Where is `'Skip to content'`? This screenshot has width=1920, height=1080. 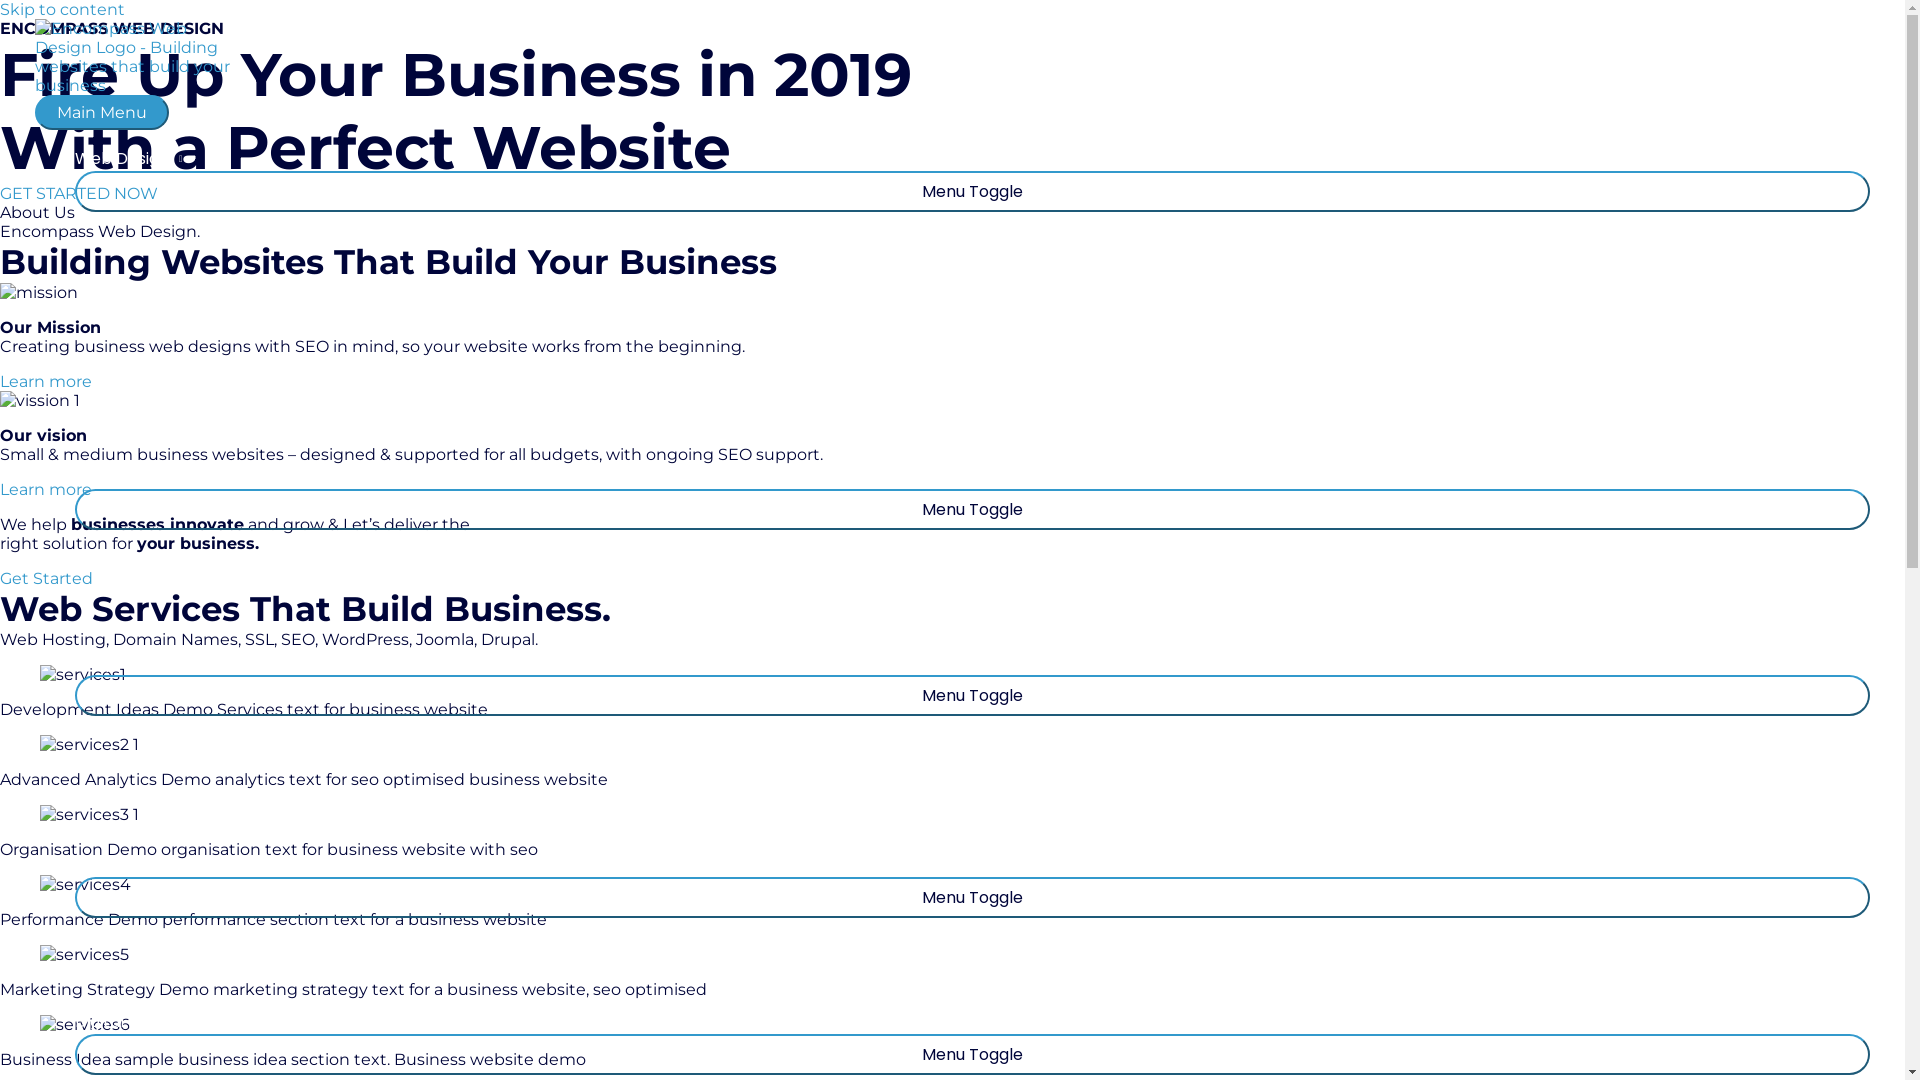 'Skip to content' is located at coordinates (62, 9).